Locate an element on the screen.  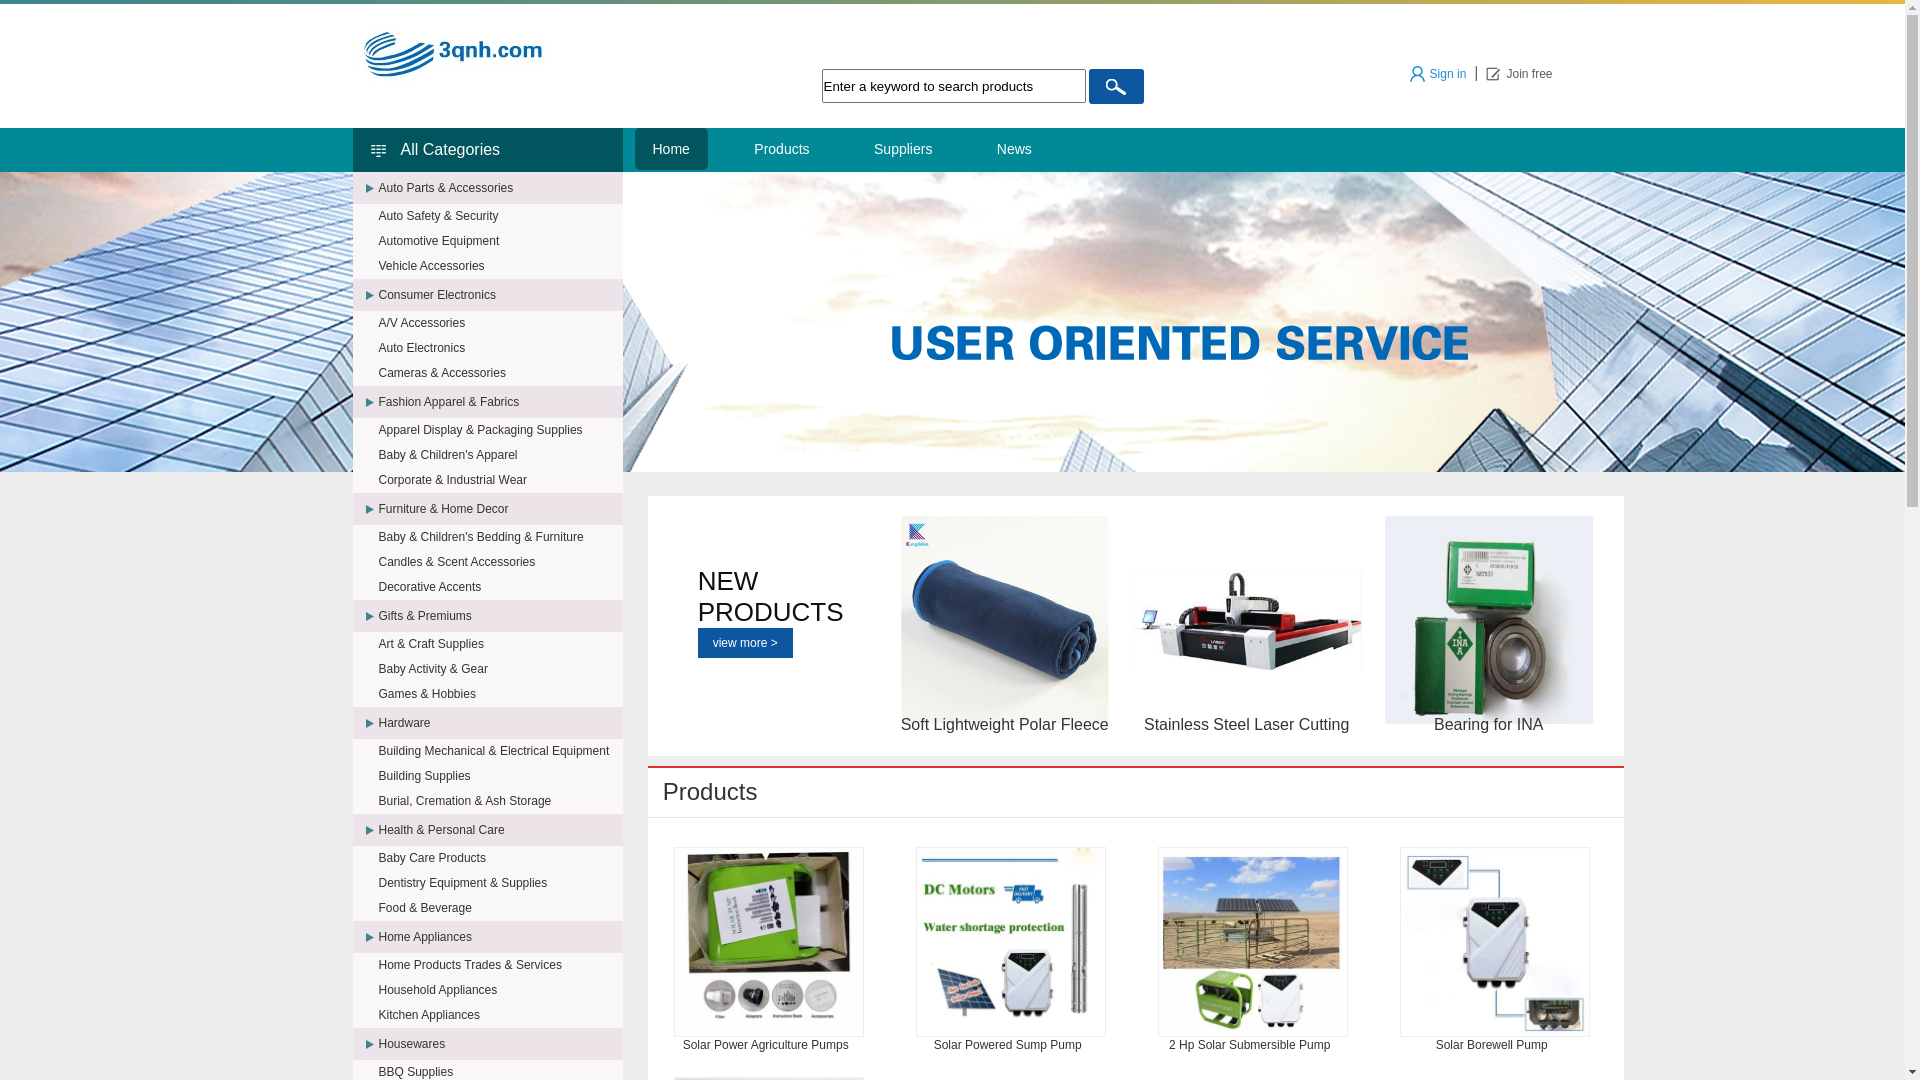
'Cameras & Accessories' is located at coordinates (499, 373).